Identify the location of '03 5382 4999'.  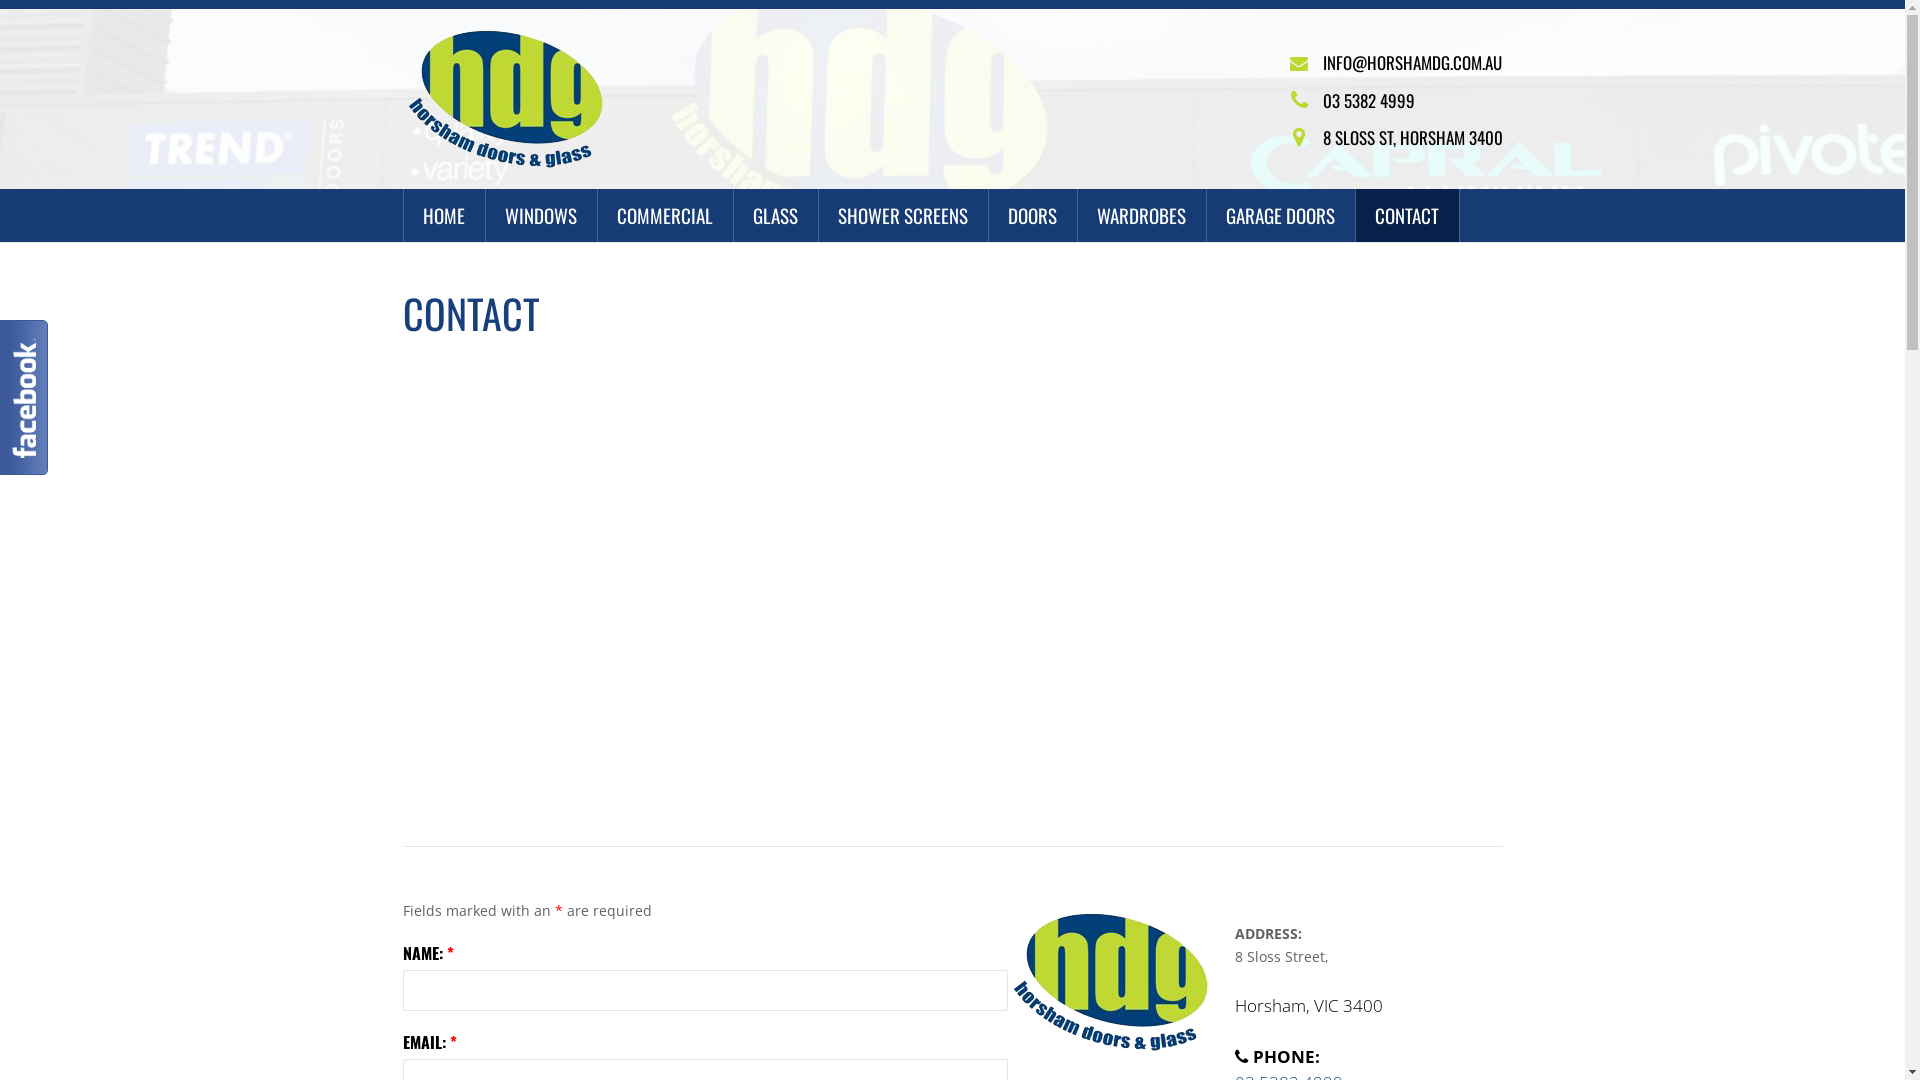
(1367, 100).